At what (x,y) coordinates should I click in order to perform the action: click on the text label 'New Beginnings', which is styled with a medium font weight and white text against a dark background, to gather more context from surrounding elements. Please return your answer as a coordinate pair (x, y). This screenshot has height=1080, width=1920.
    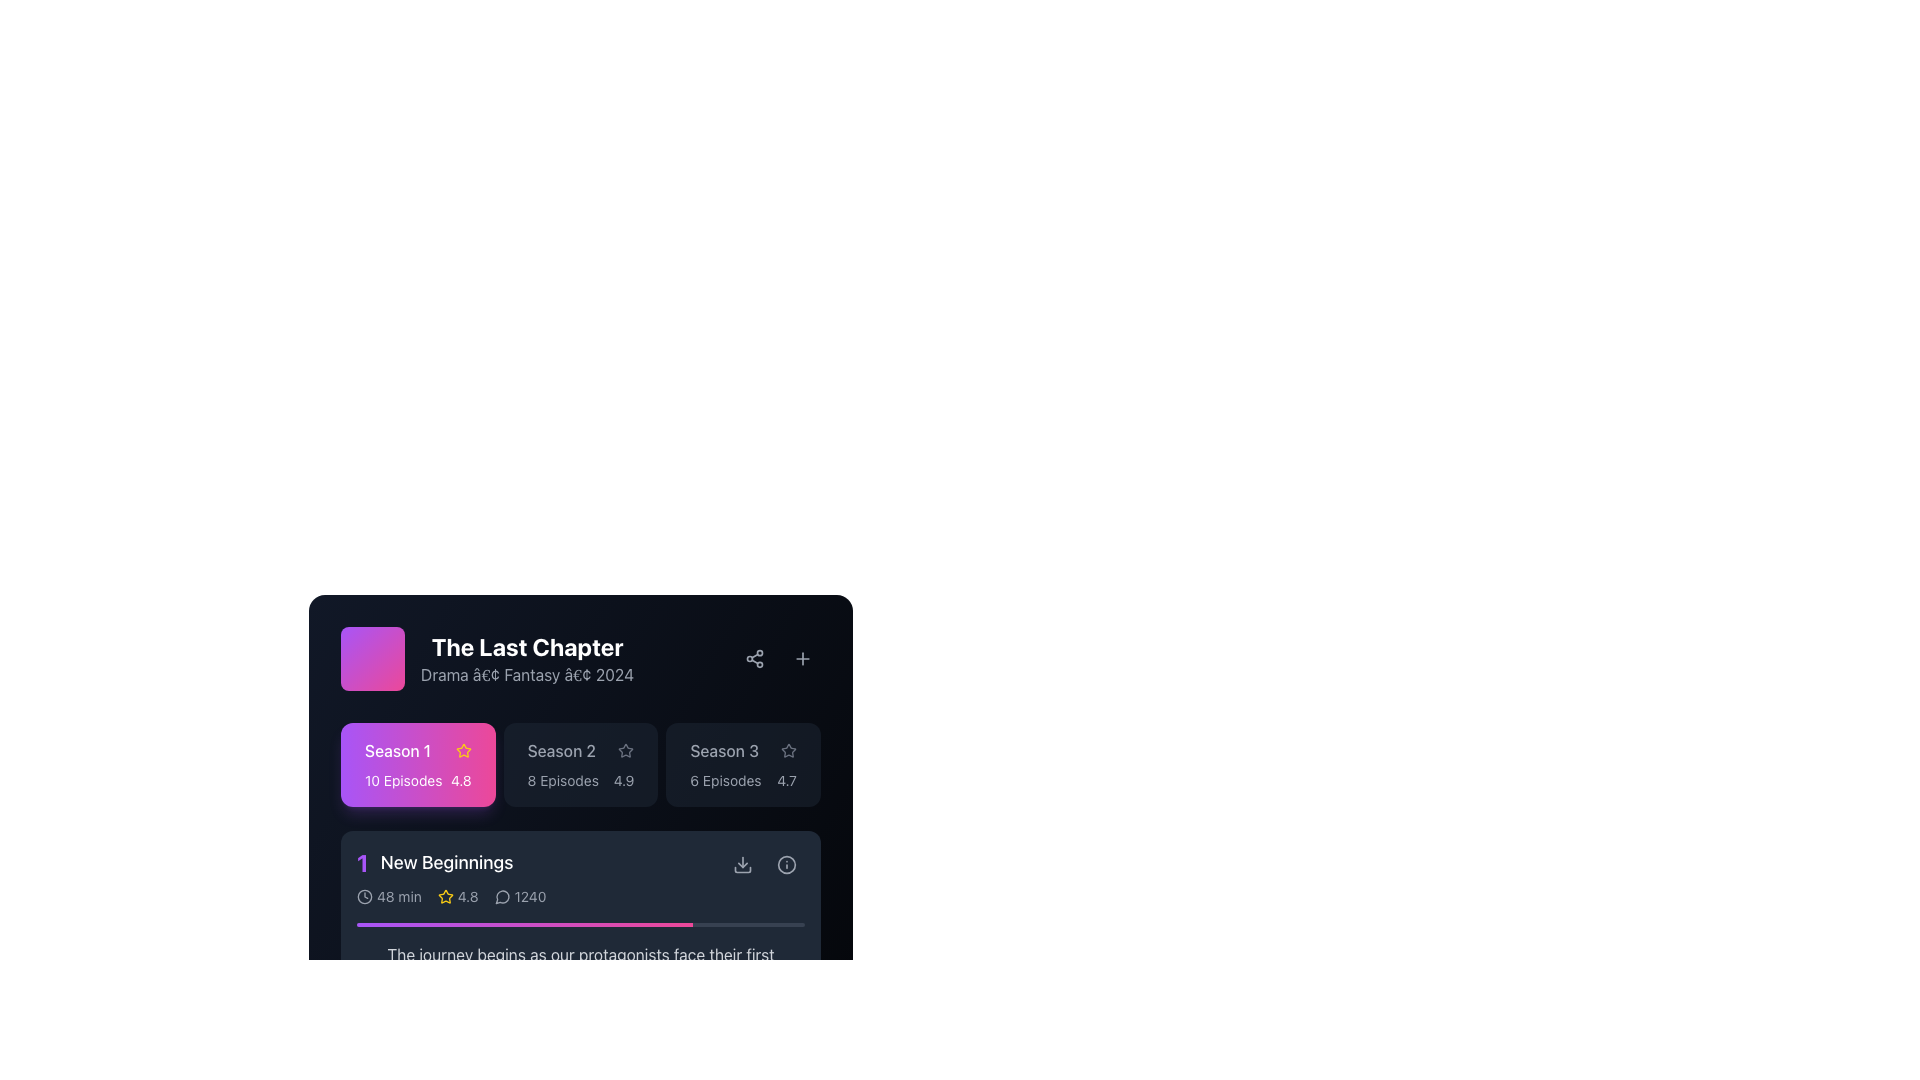
    Looking at the image, I should click on (445, 862).